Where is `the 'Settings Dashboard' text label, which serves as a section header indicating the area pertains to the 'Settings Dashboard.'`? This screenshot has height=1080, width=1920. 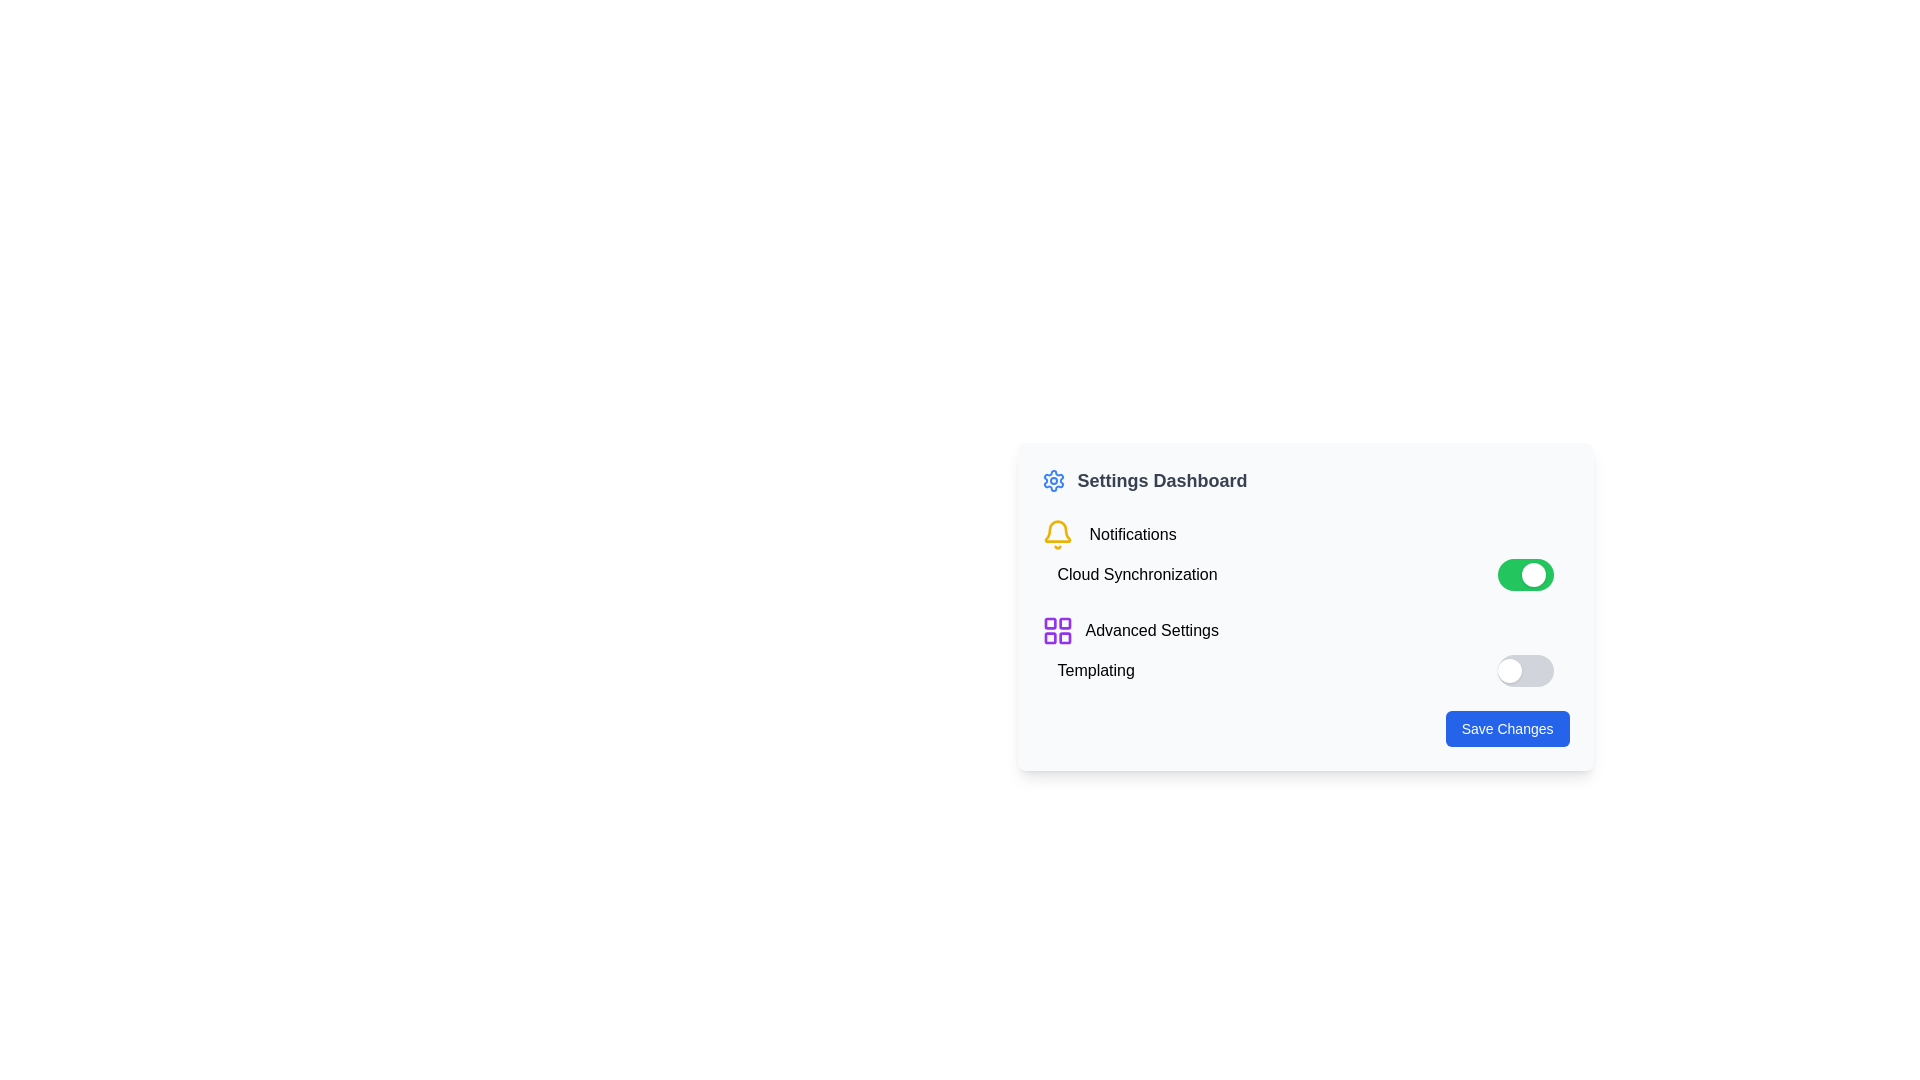 the 'Settings Dashboard' text label, which serves as a section header indicating the area pertains to the 'Settings Dashboard.' is located at coordinates (1162, 481).